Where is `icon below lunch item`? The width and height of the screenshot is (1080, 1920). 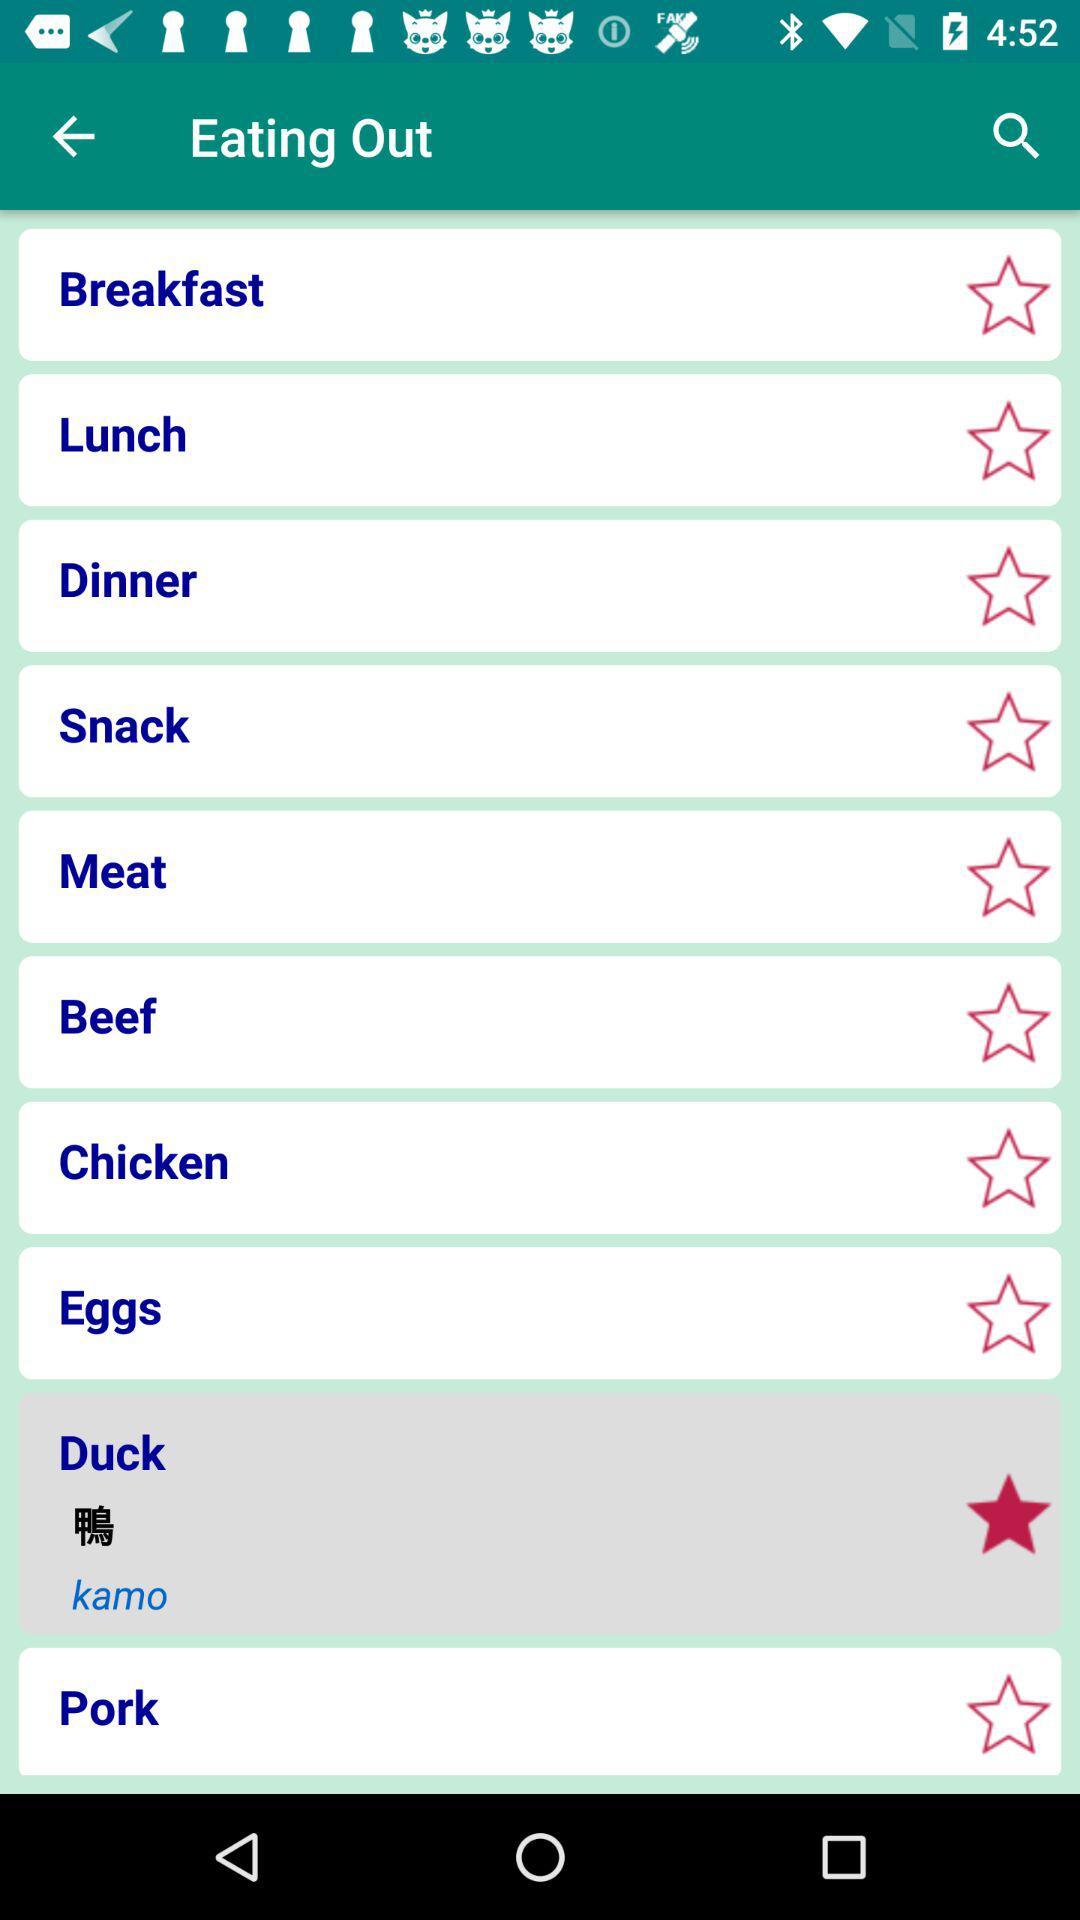
icon below lunch item is located at coordinates (481, 577).